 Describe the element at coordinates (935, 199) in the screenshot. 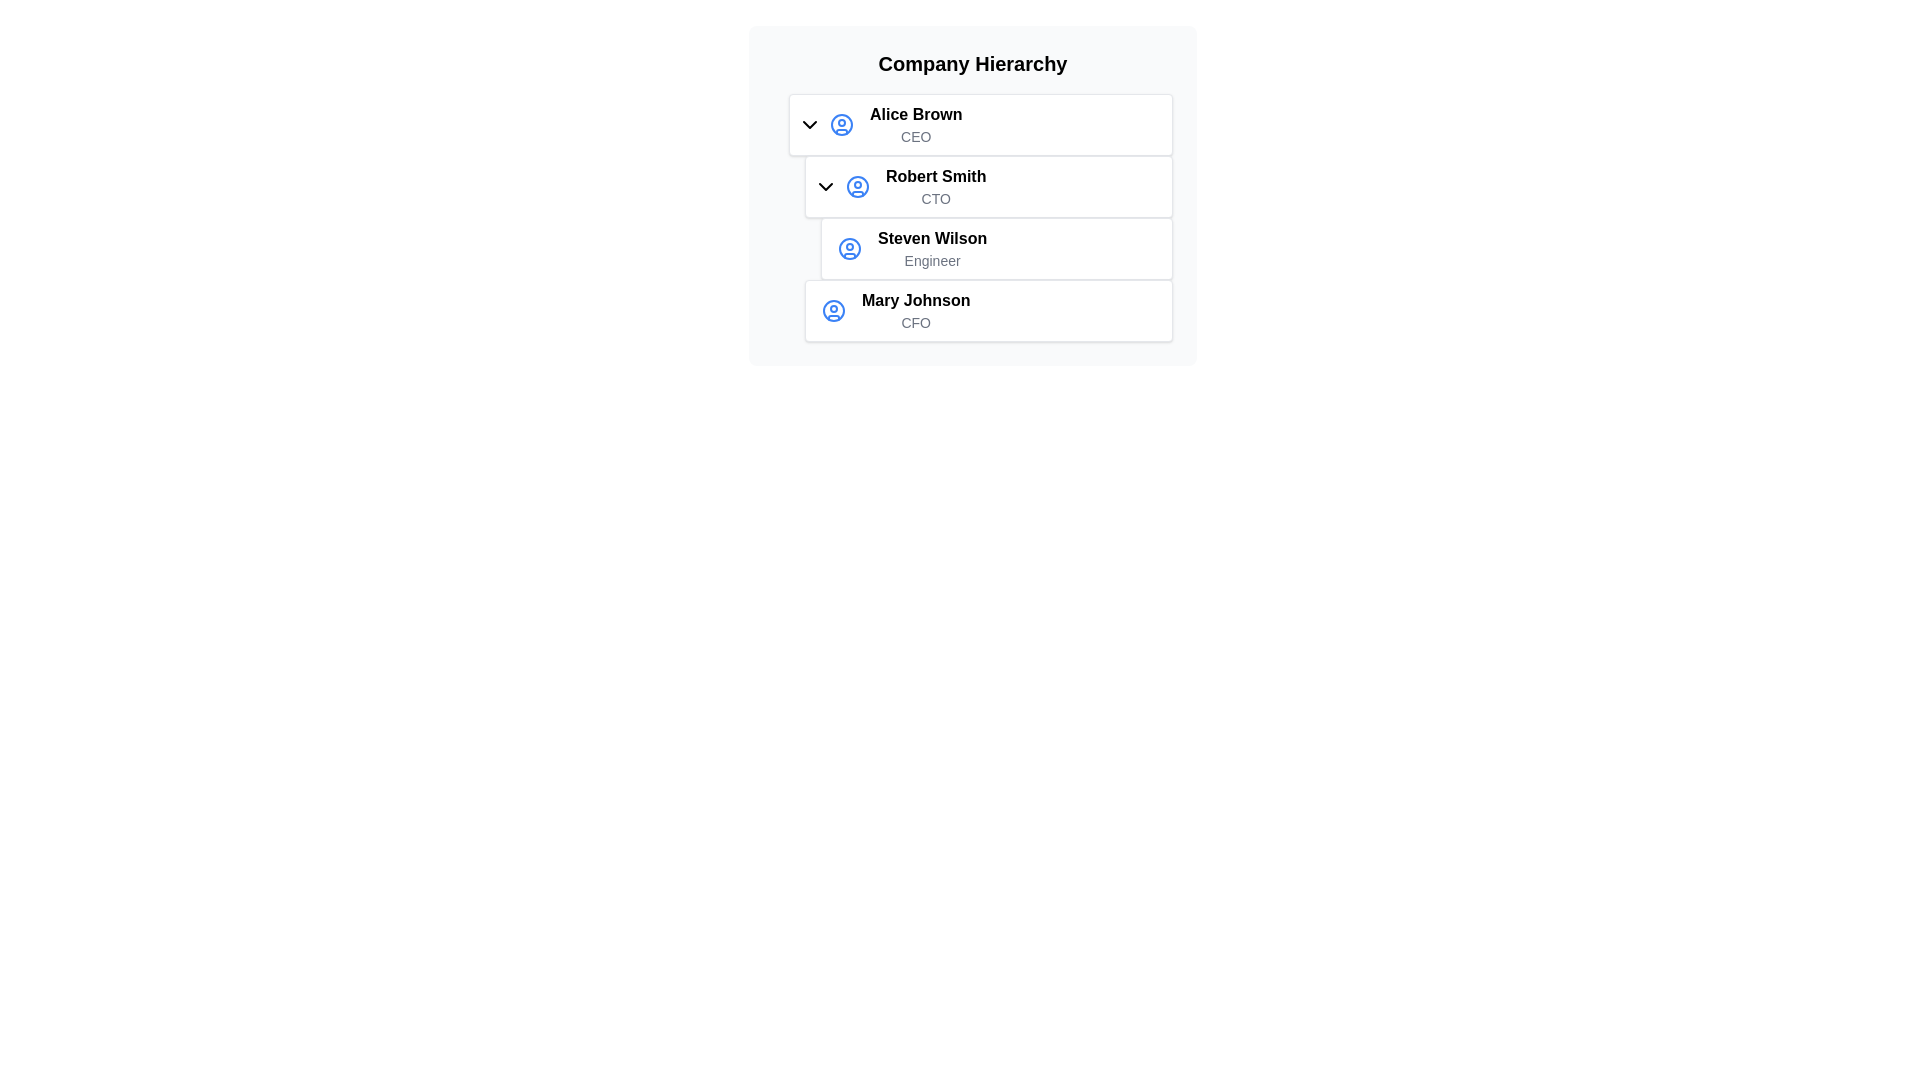

I see `the text label displaying 'CTO', which is styled with a small gray font and positioned under the name 'Robert Smith'` at that location.